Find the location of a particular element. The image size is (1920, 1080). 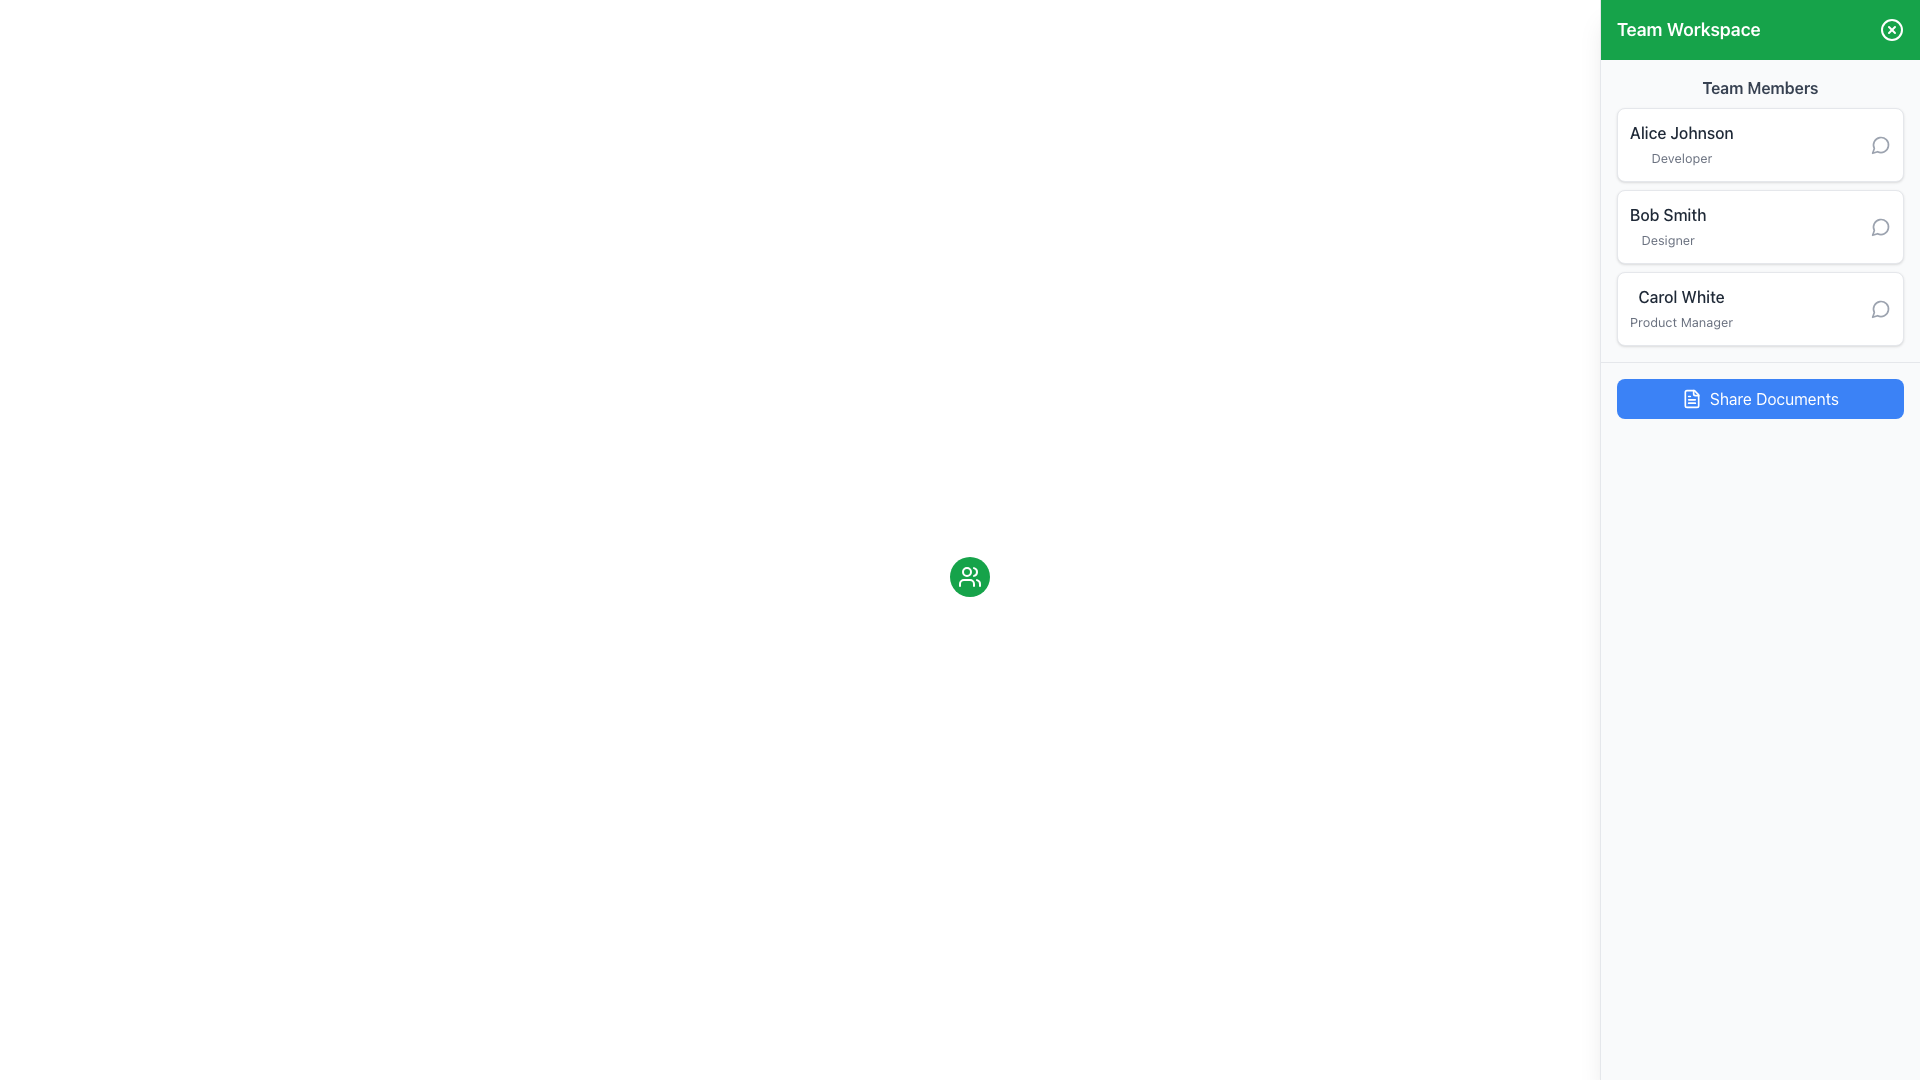

the static text label displaying 'Alice Johnson' in the 'Team Members' section located in the top-right sidebar is located at coordinates (1680, 132).